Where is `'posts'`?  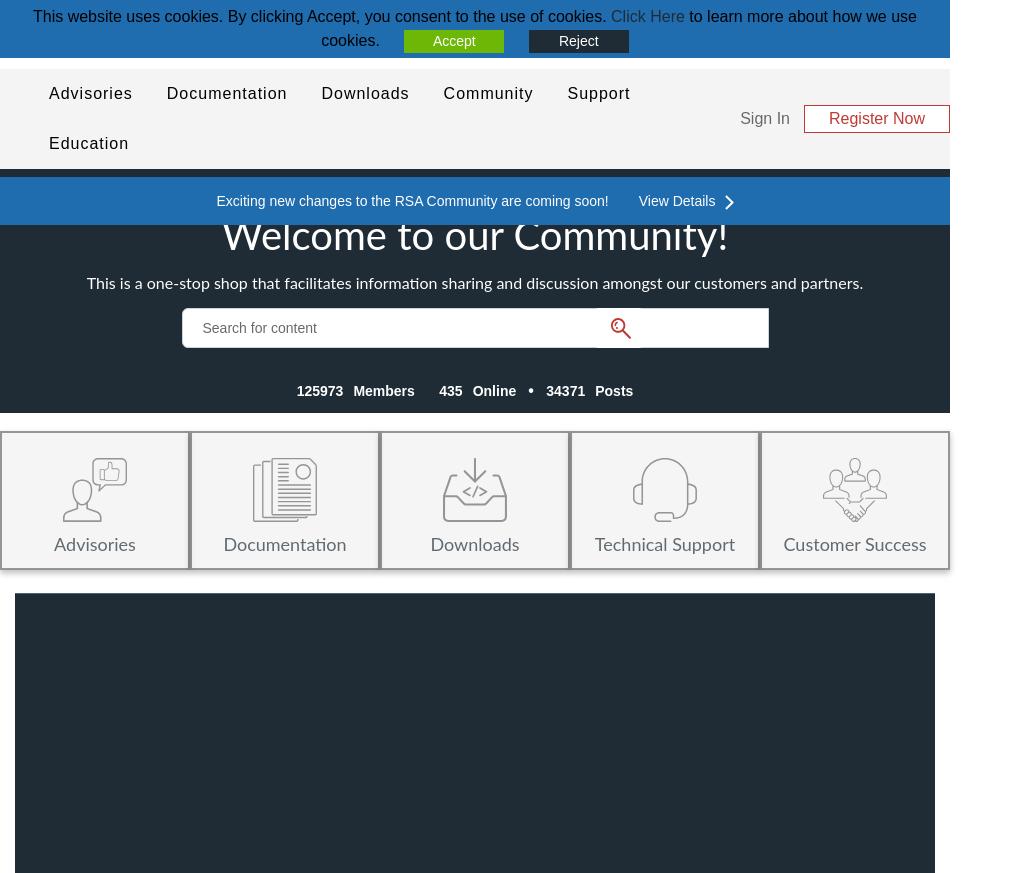
'posts' is located at coordinates (613, 390).